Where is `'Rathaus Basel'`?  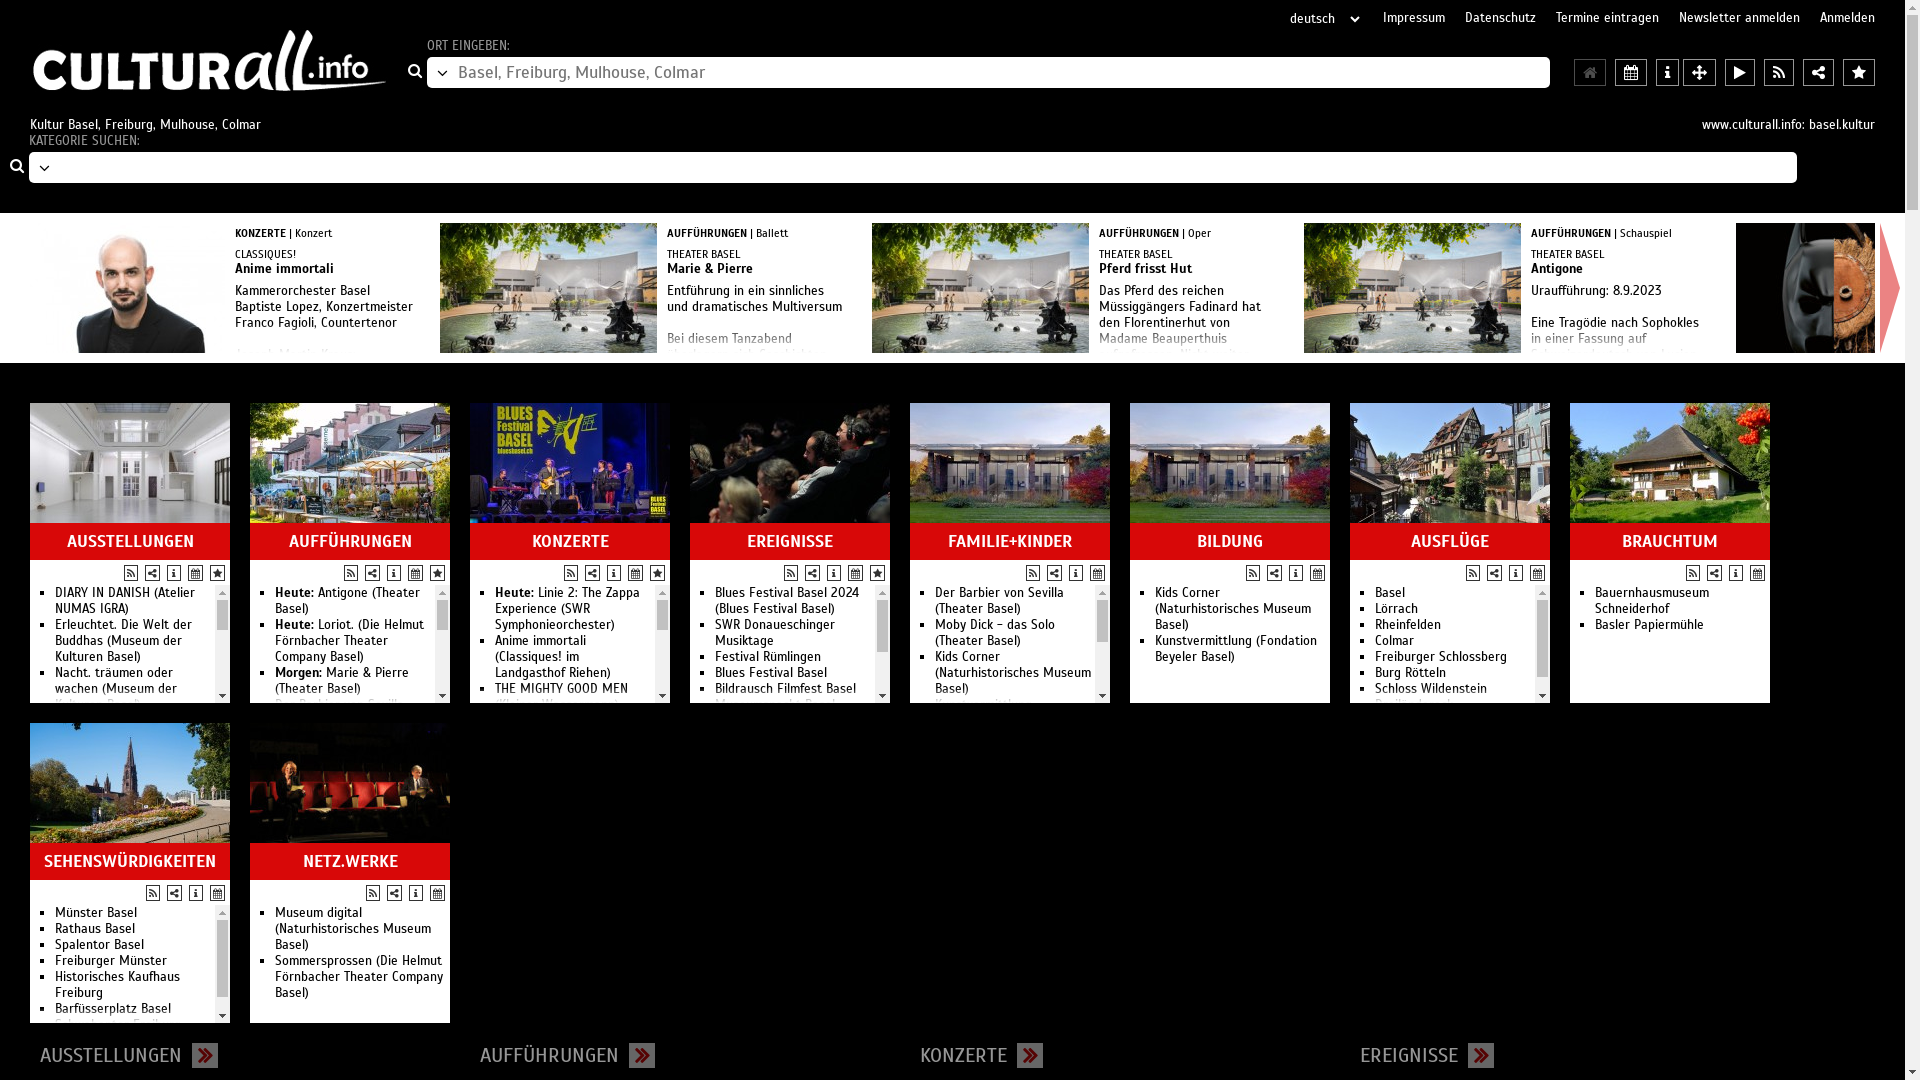 'Rathaus Basel' is located at coordinates (94, 929).